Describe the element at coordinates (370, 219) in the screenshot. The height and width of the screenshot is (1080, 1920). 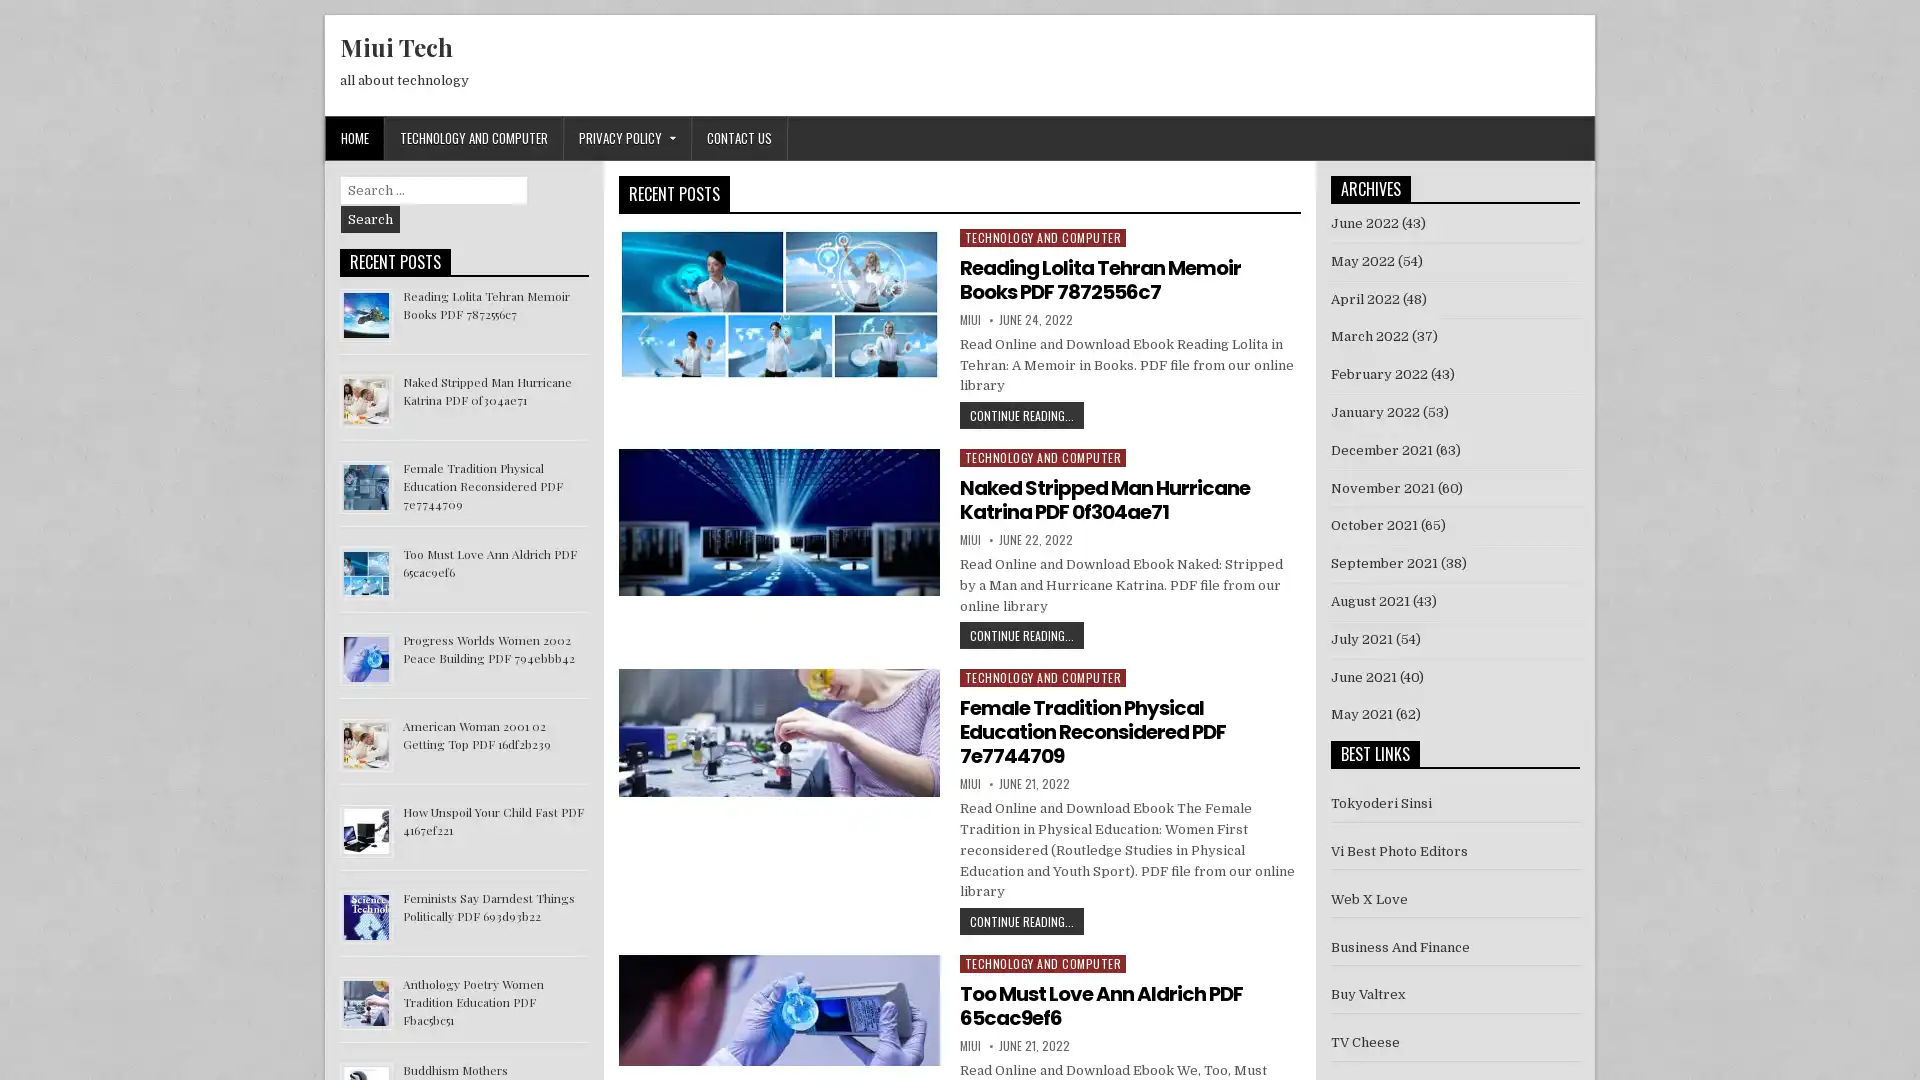
I see `Search` at that location.